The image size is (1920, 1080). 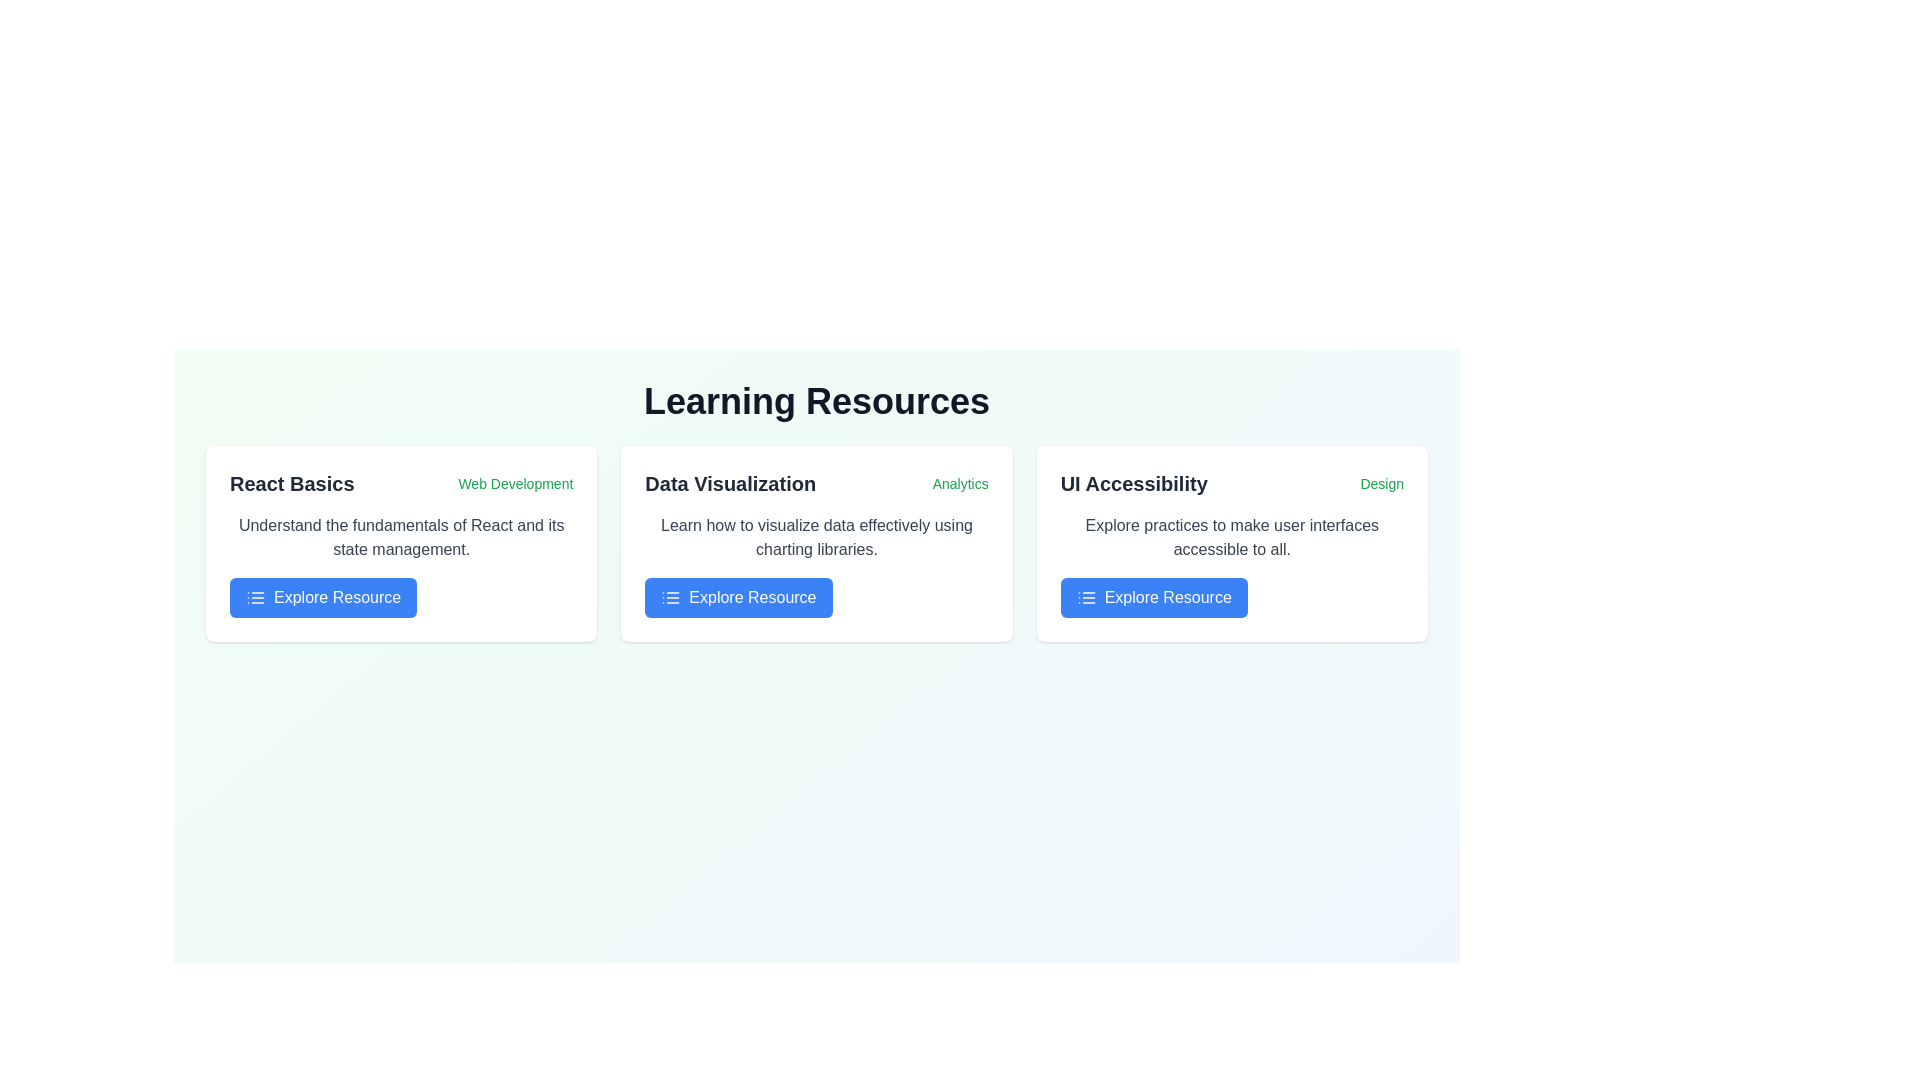 What do you see at coordinates (671, 596) in the screenshot?
I see `the small icon resembling a list, which is displayed in white on a blue rectangle, located at the leftmost part of the 'Explore Resource' button within the 'Data Visualization' card` at bounding box center [671, 596].